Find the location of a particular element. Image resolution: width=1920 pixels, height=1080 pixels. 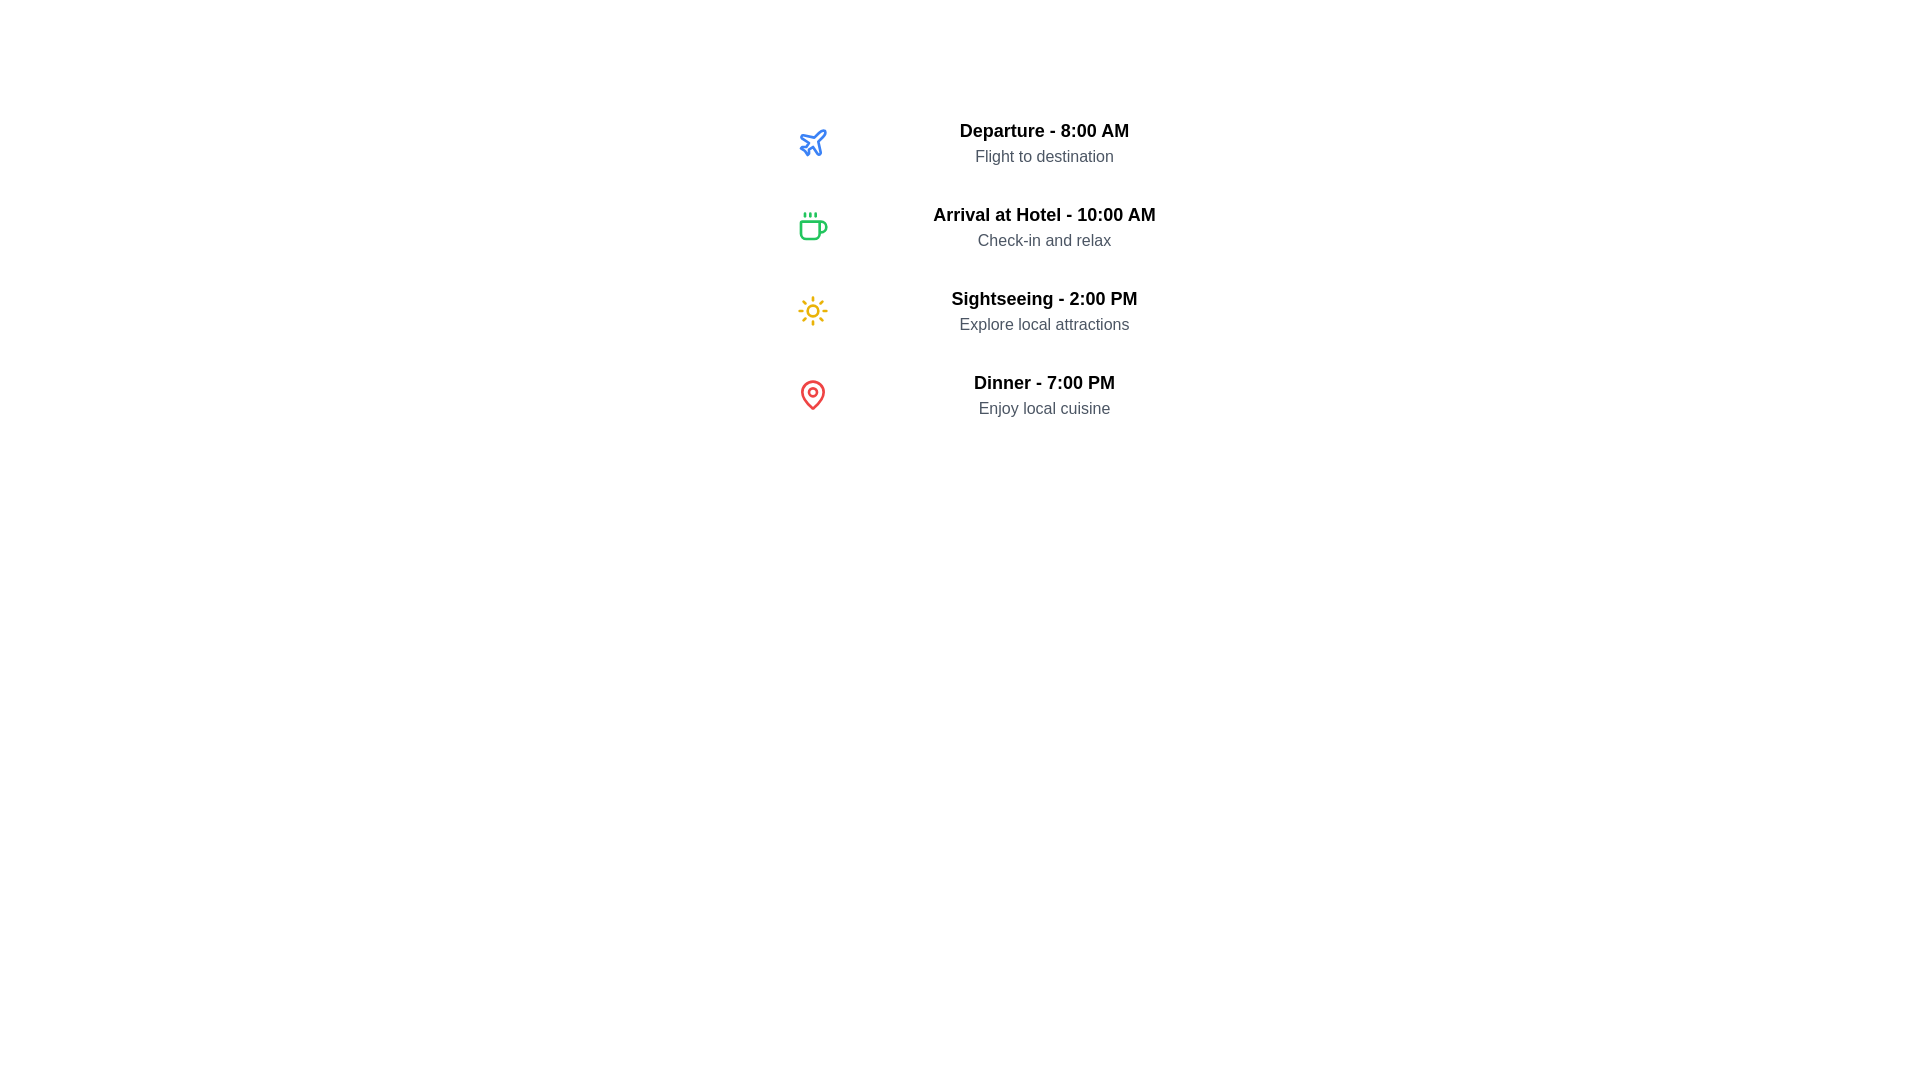

the text element styled in light gray reading 'Explore local attractions', which is located below 'Sightseeing - 2:00 PM' is located at coordinates (1043, 323).